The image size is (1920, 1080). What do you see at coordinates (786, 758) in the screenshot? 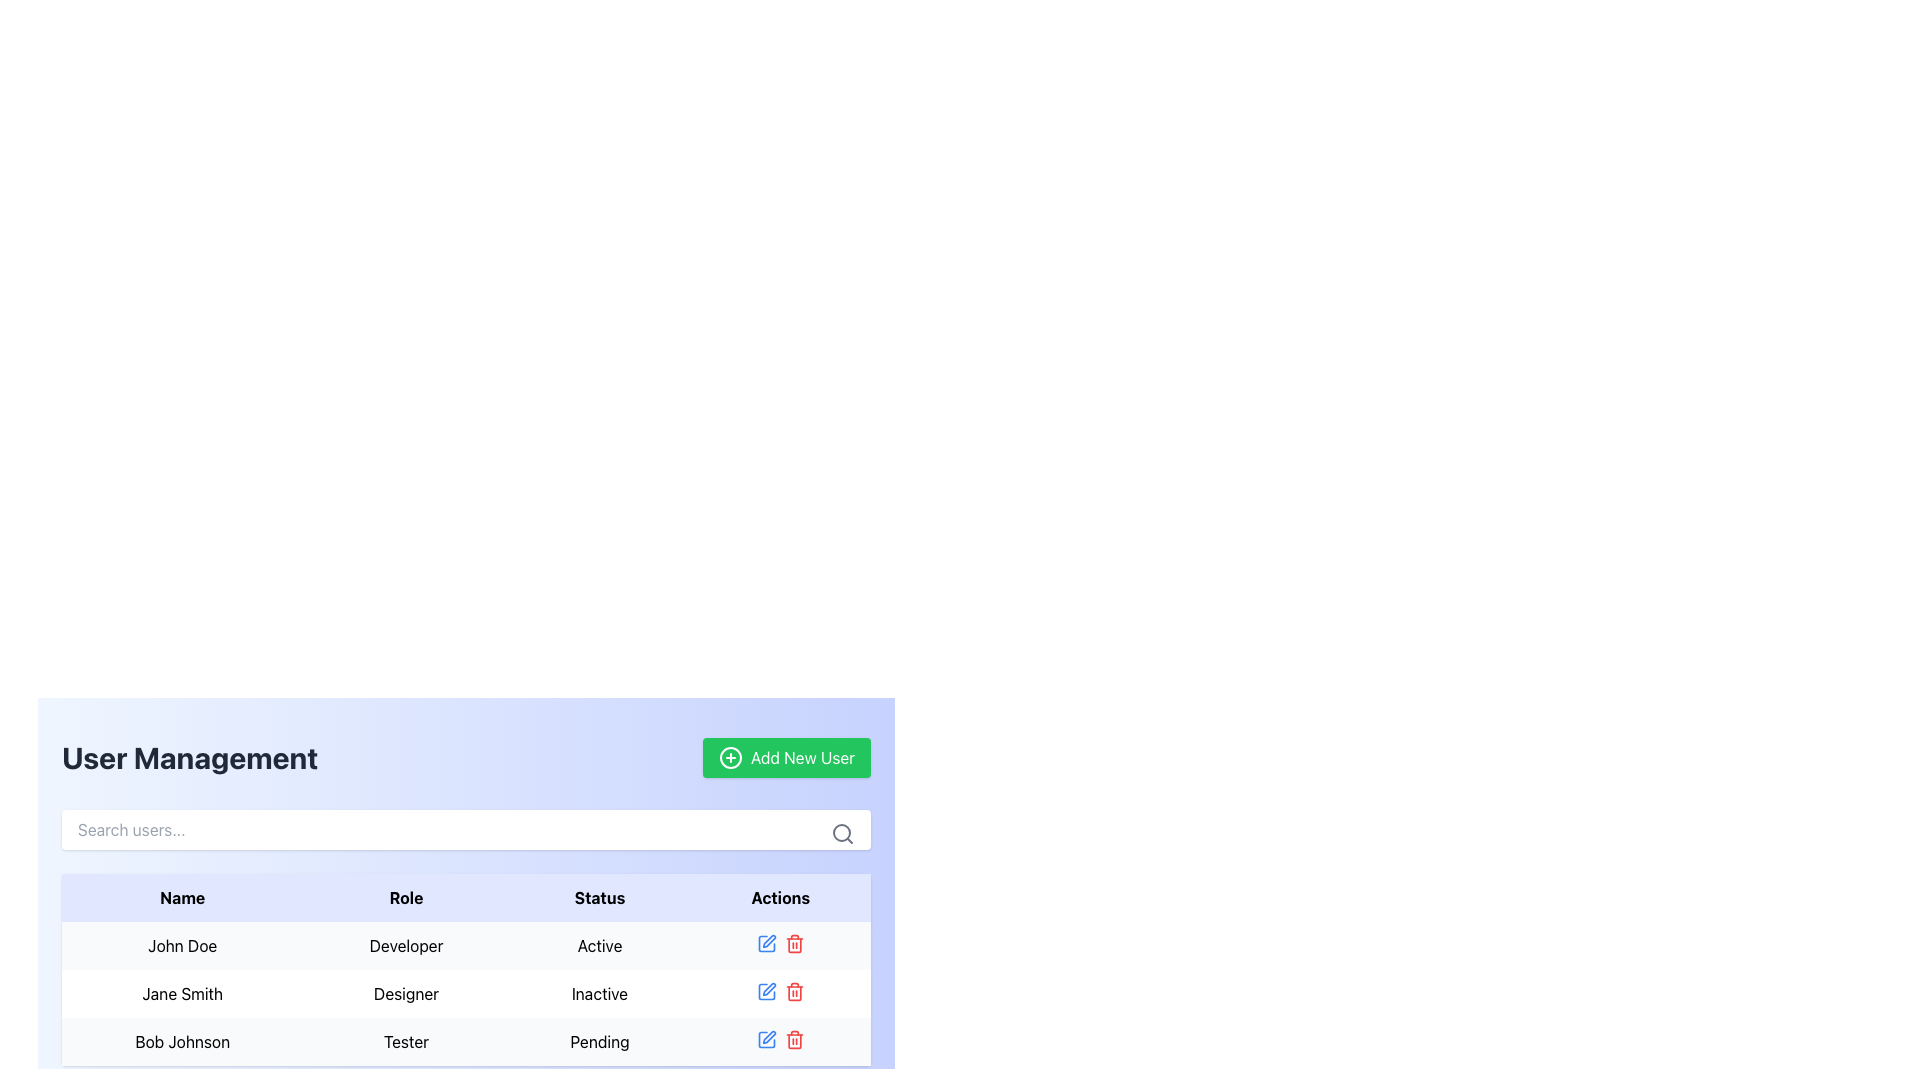
I see `the green 'Add New User' button with a plus icon` at bounding box center [786, 758].